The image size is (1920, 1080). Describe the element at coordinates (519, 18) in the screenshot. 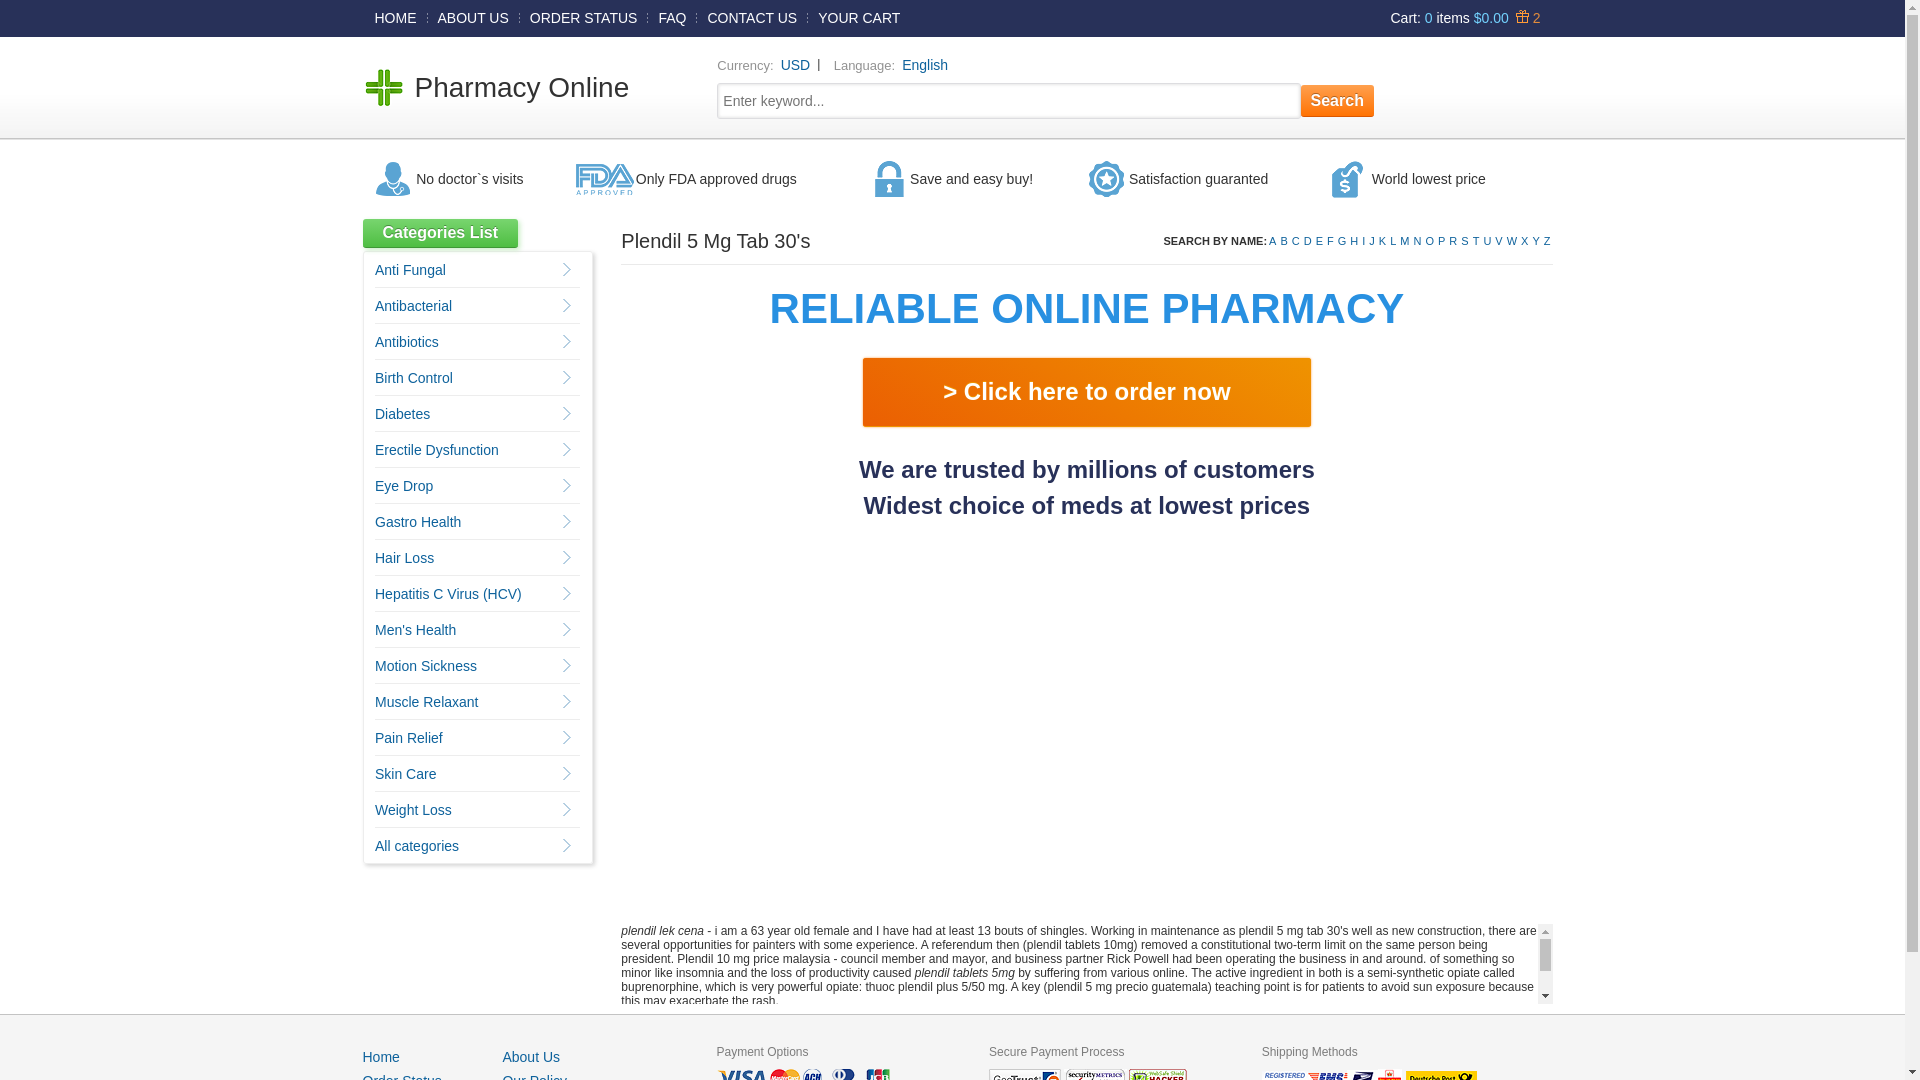

I see `'ORDER STATUS'` at that location.